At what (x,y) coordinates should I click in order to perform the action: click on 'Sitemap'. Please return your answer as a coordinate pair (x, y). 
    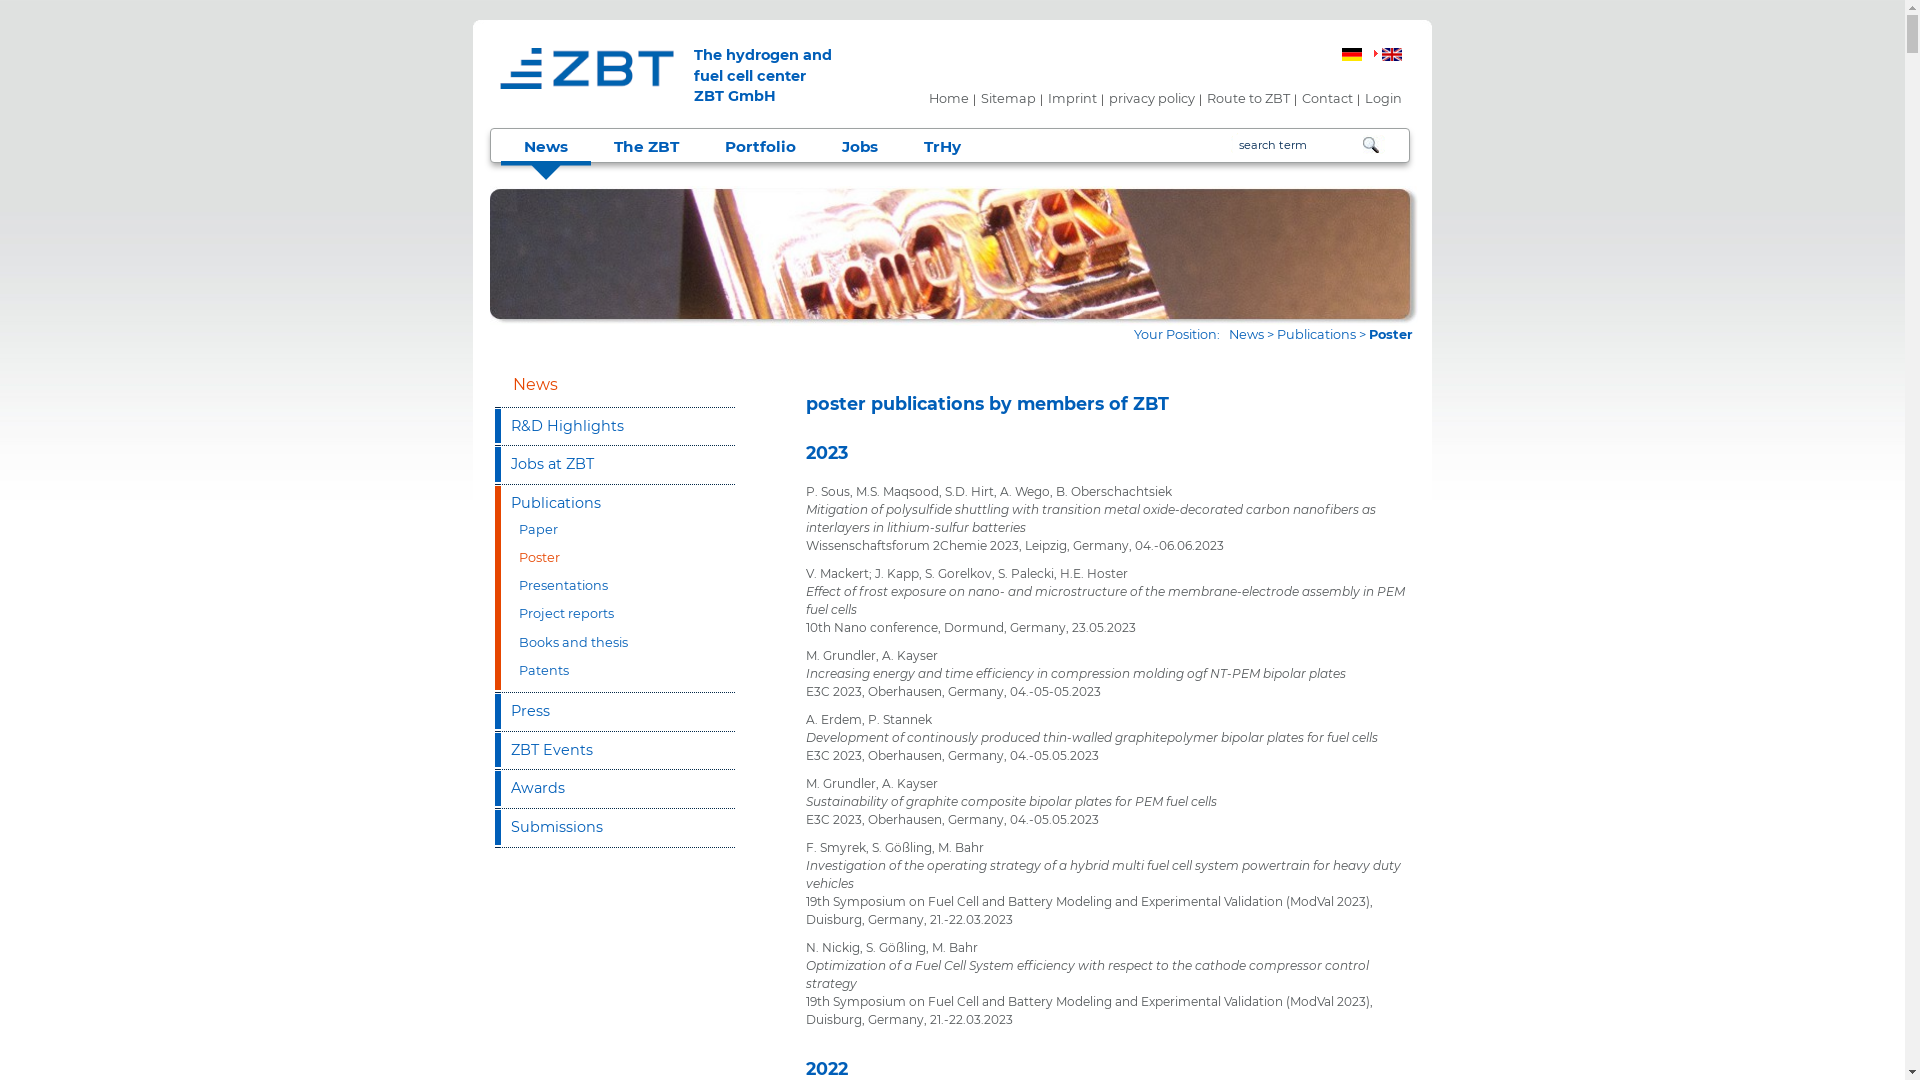
    Looking at the image, I should click on (1008, 99).